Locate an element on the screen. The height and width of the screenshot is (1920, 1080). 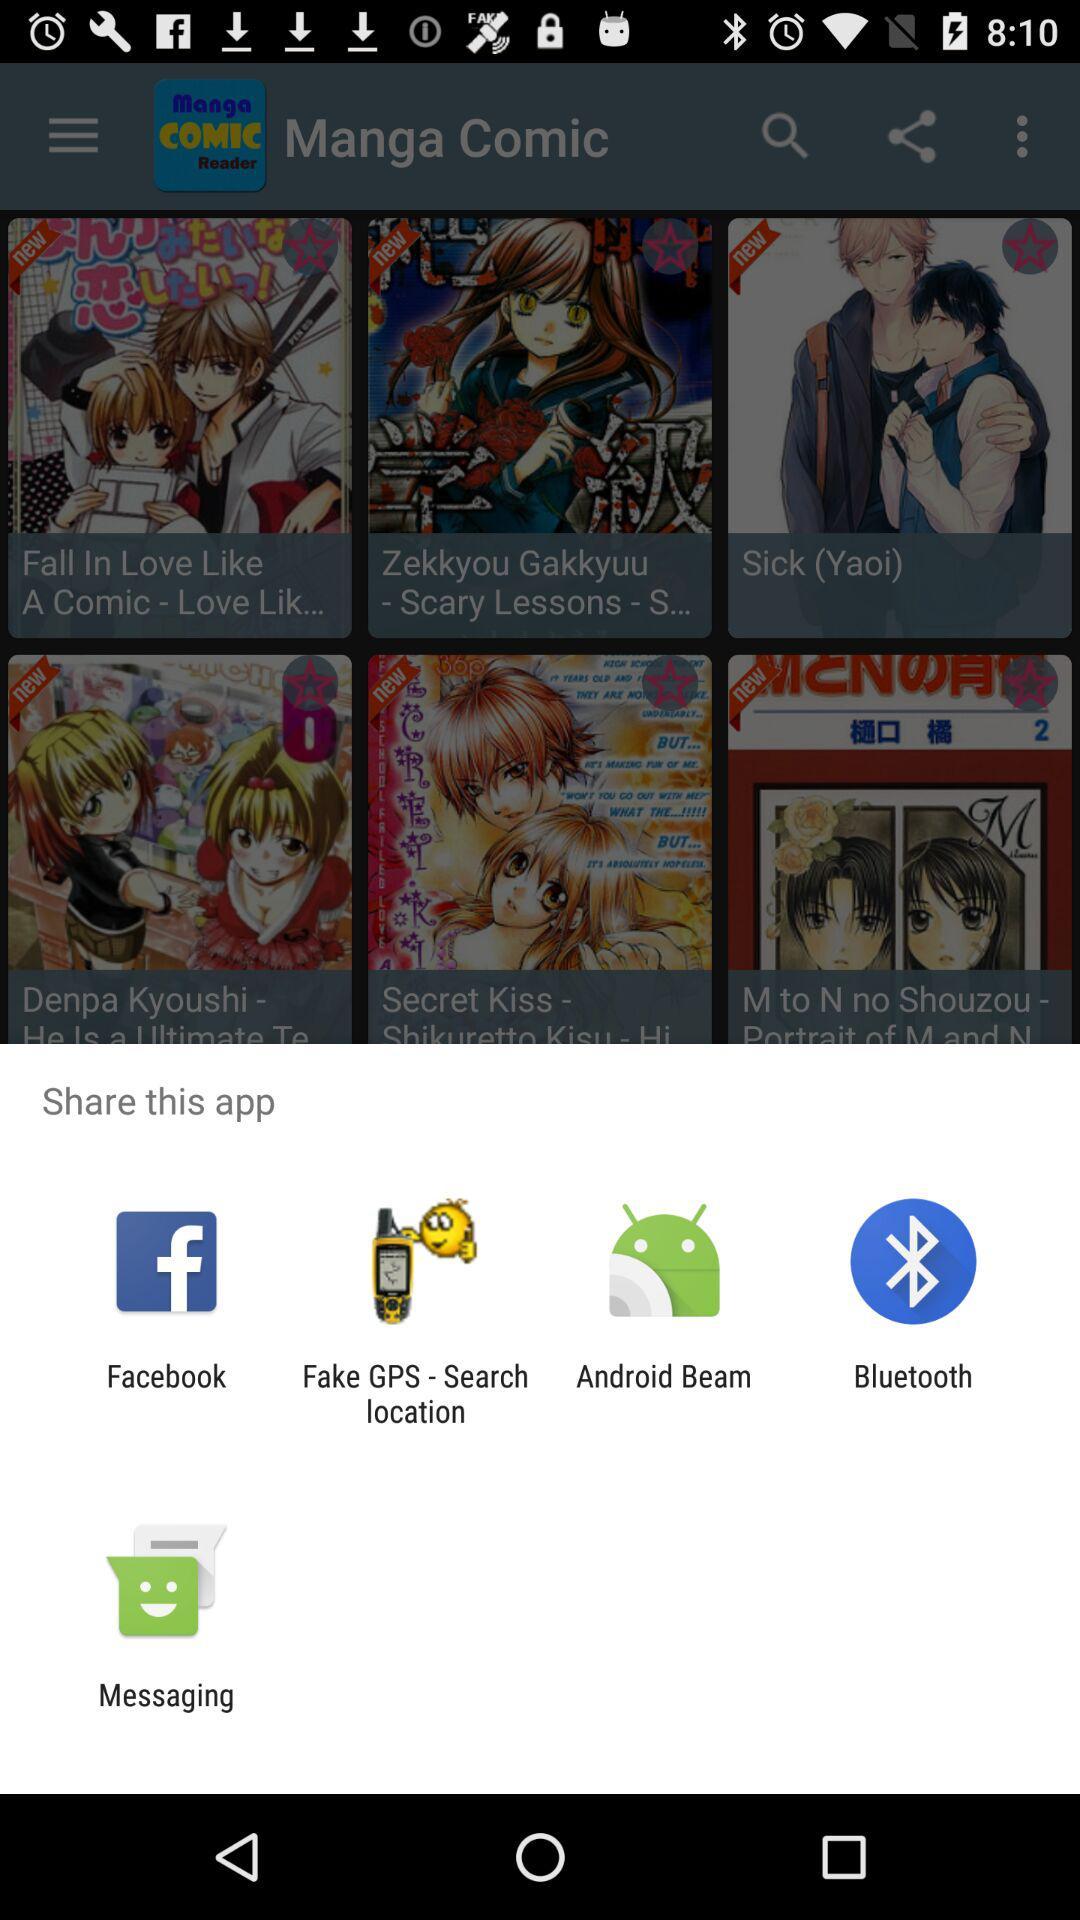
the bluetooth icon is located at coordinates (913, 1392).